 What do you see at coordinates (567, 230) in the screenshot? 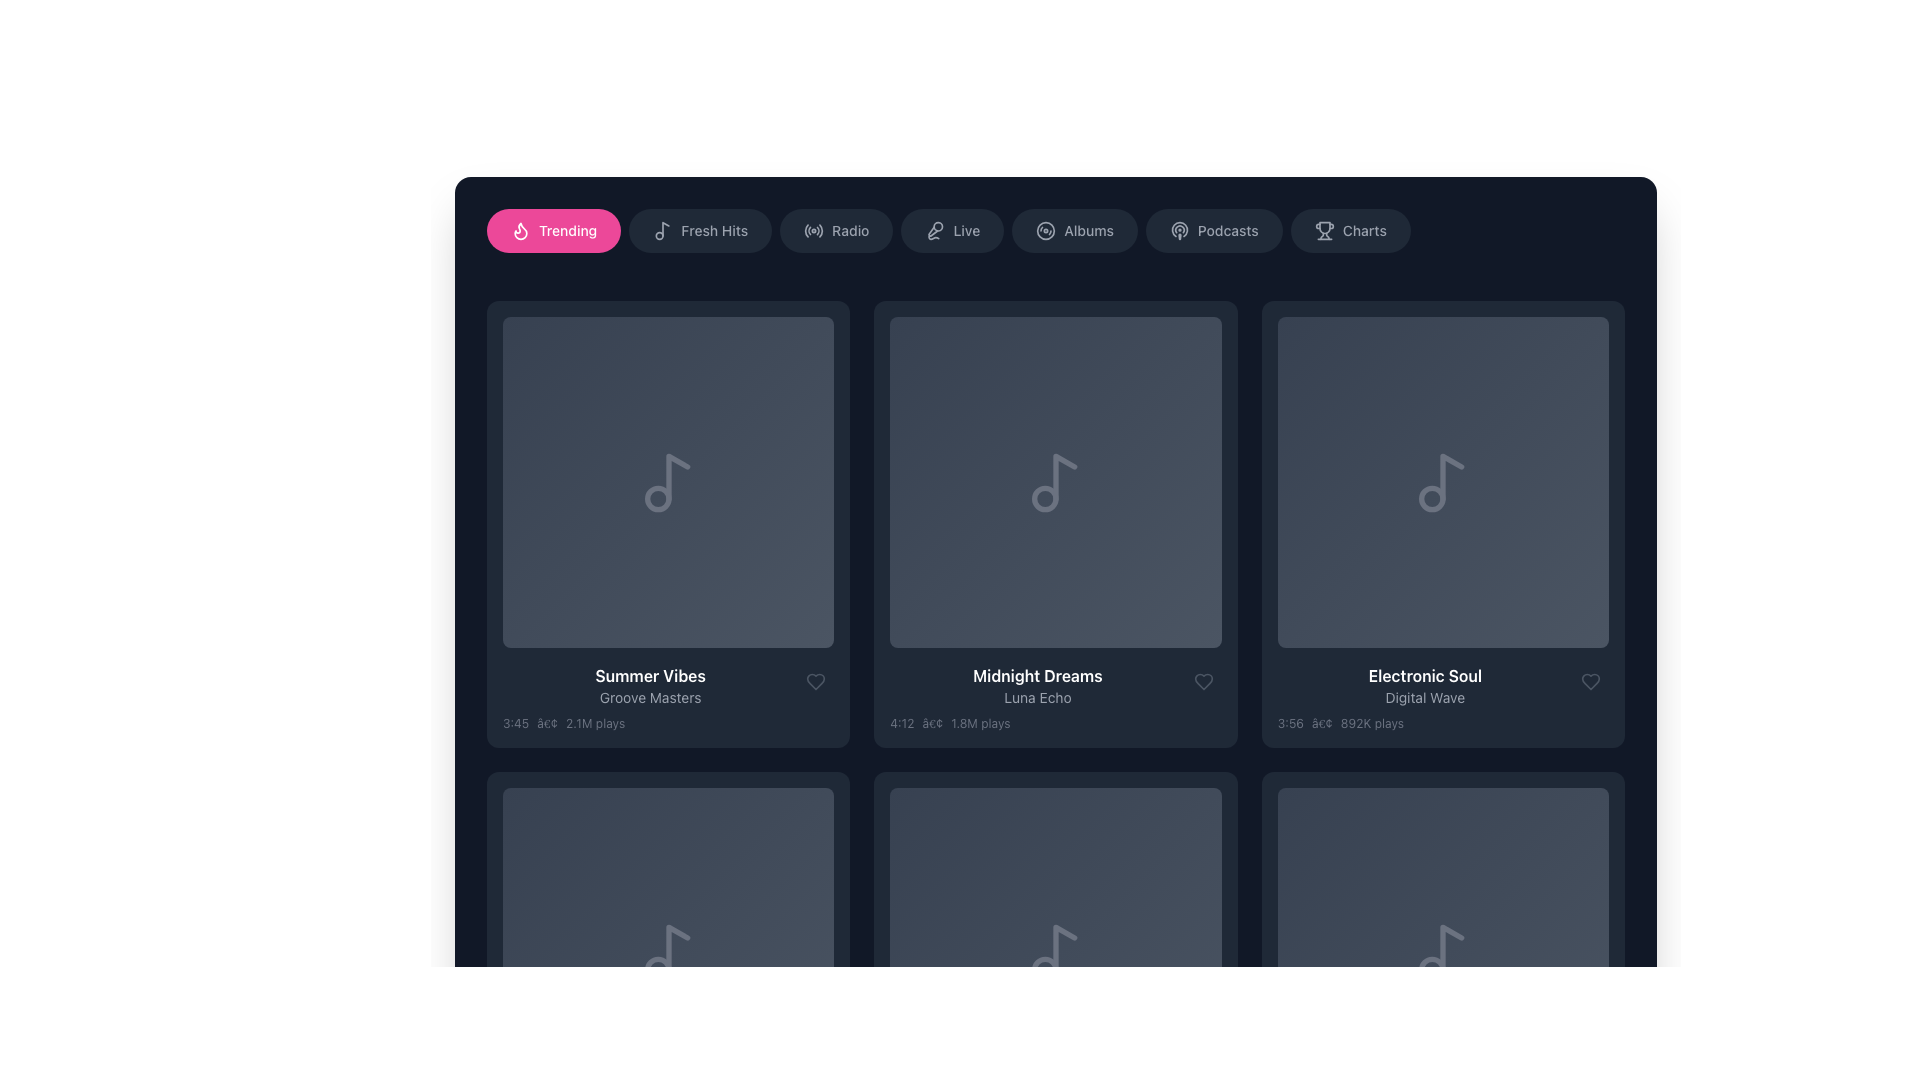
I see `the label indicating the current active or highlighted category, which is centered within a pink rounded rectangle and accompanied by a flame icon` at bounding box center [567, 230].